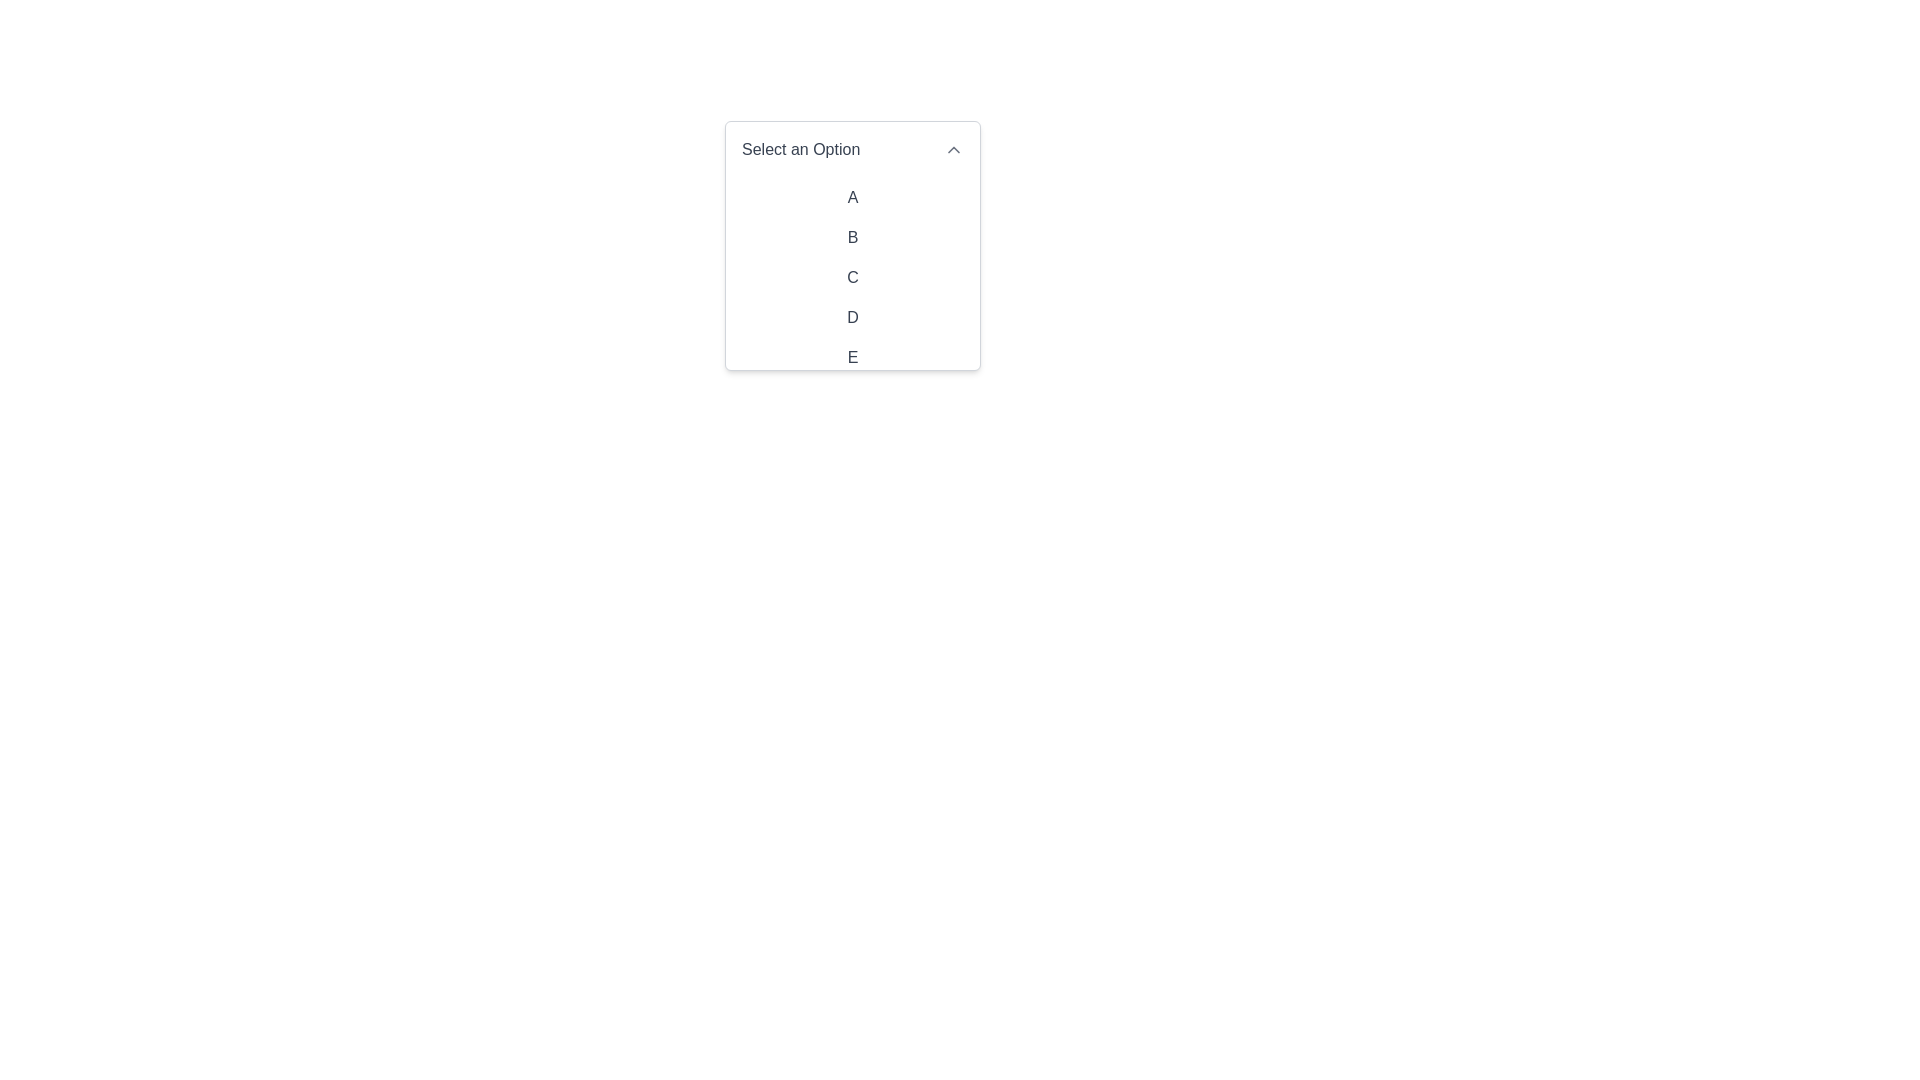 The width and height of the screenshot is (1920, 1080). What do you see at coordinates (853, 277) in the screenshot?
I see `the 'C' option in the dropdown menu, which is the third item positioned below 'A' and 'B'` at bounding box center [853, 277].